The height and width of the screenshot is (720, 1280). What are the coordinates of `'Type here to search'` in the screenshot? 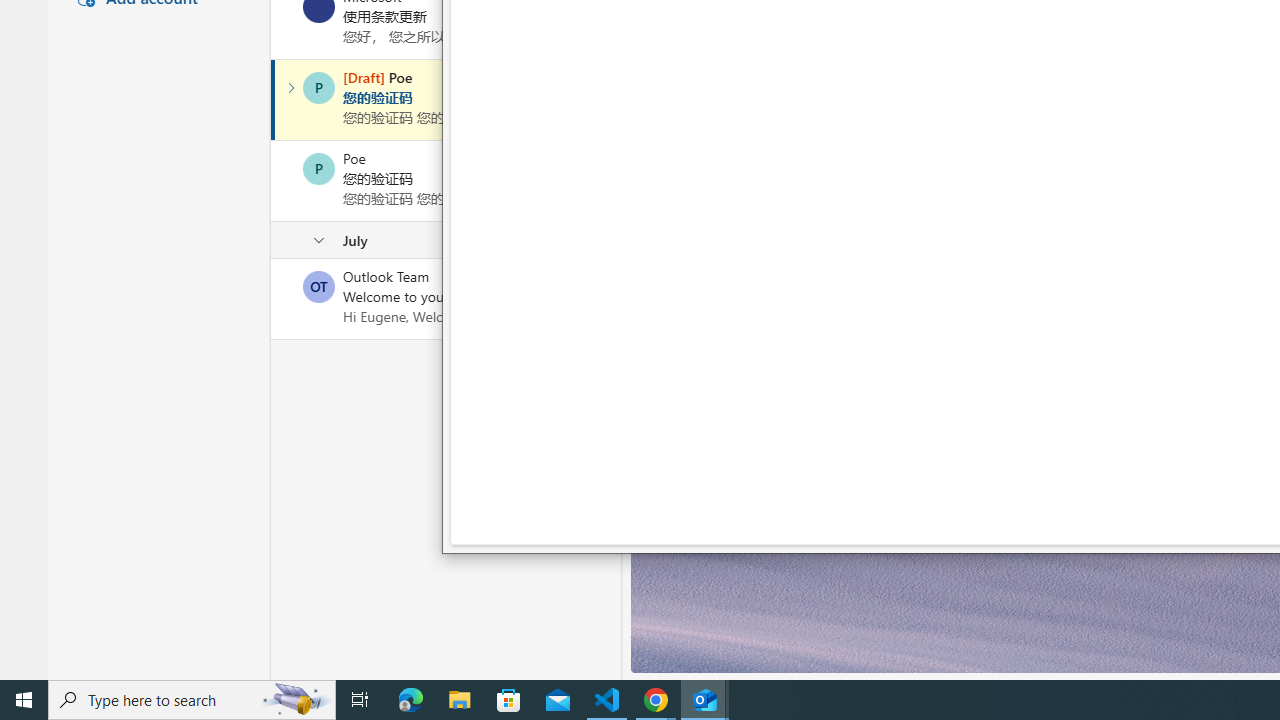 It's located at (192, 698).